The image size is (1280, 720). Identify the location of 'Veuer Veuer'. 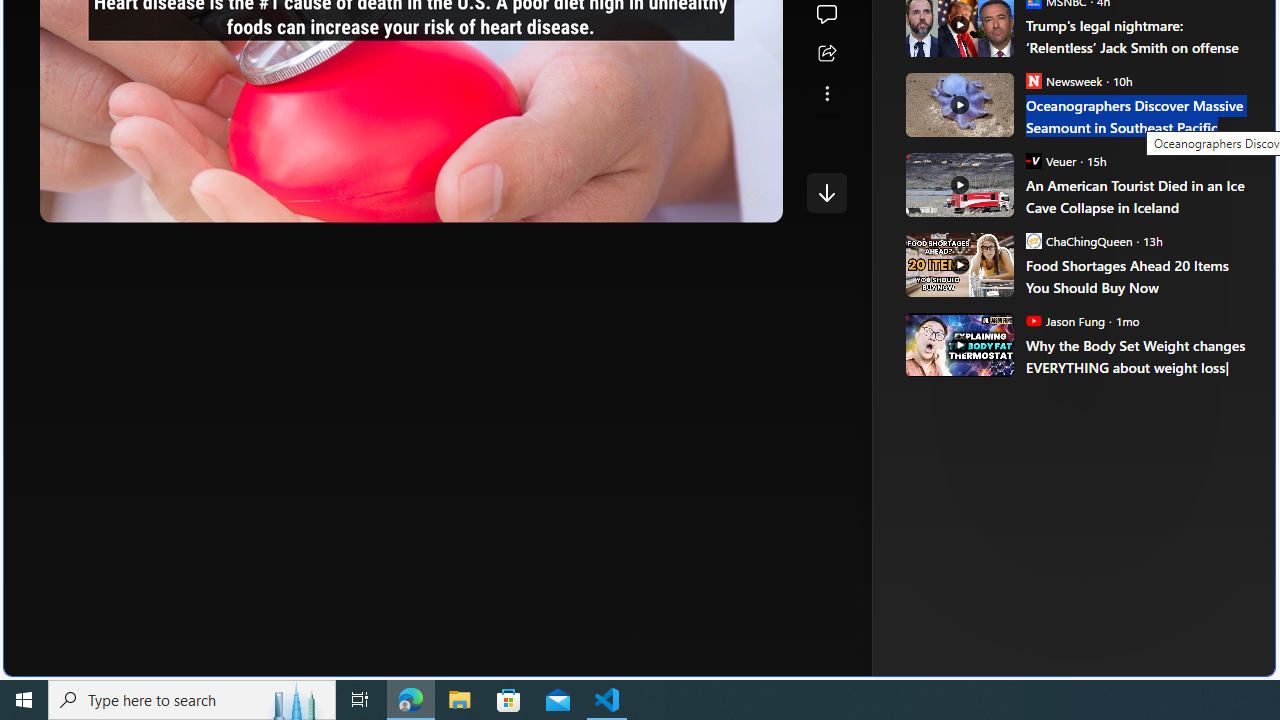
(1049, 159).